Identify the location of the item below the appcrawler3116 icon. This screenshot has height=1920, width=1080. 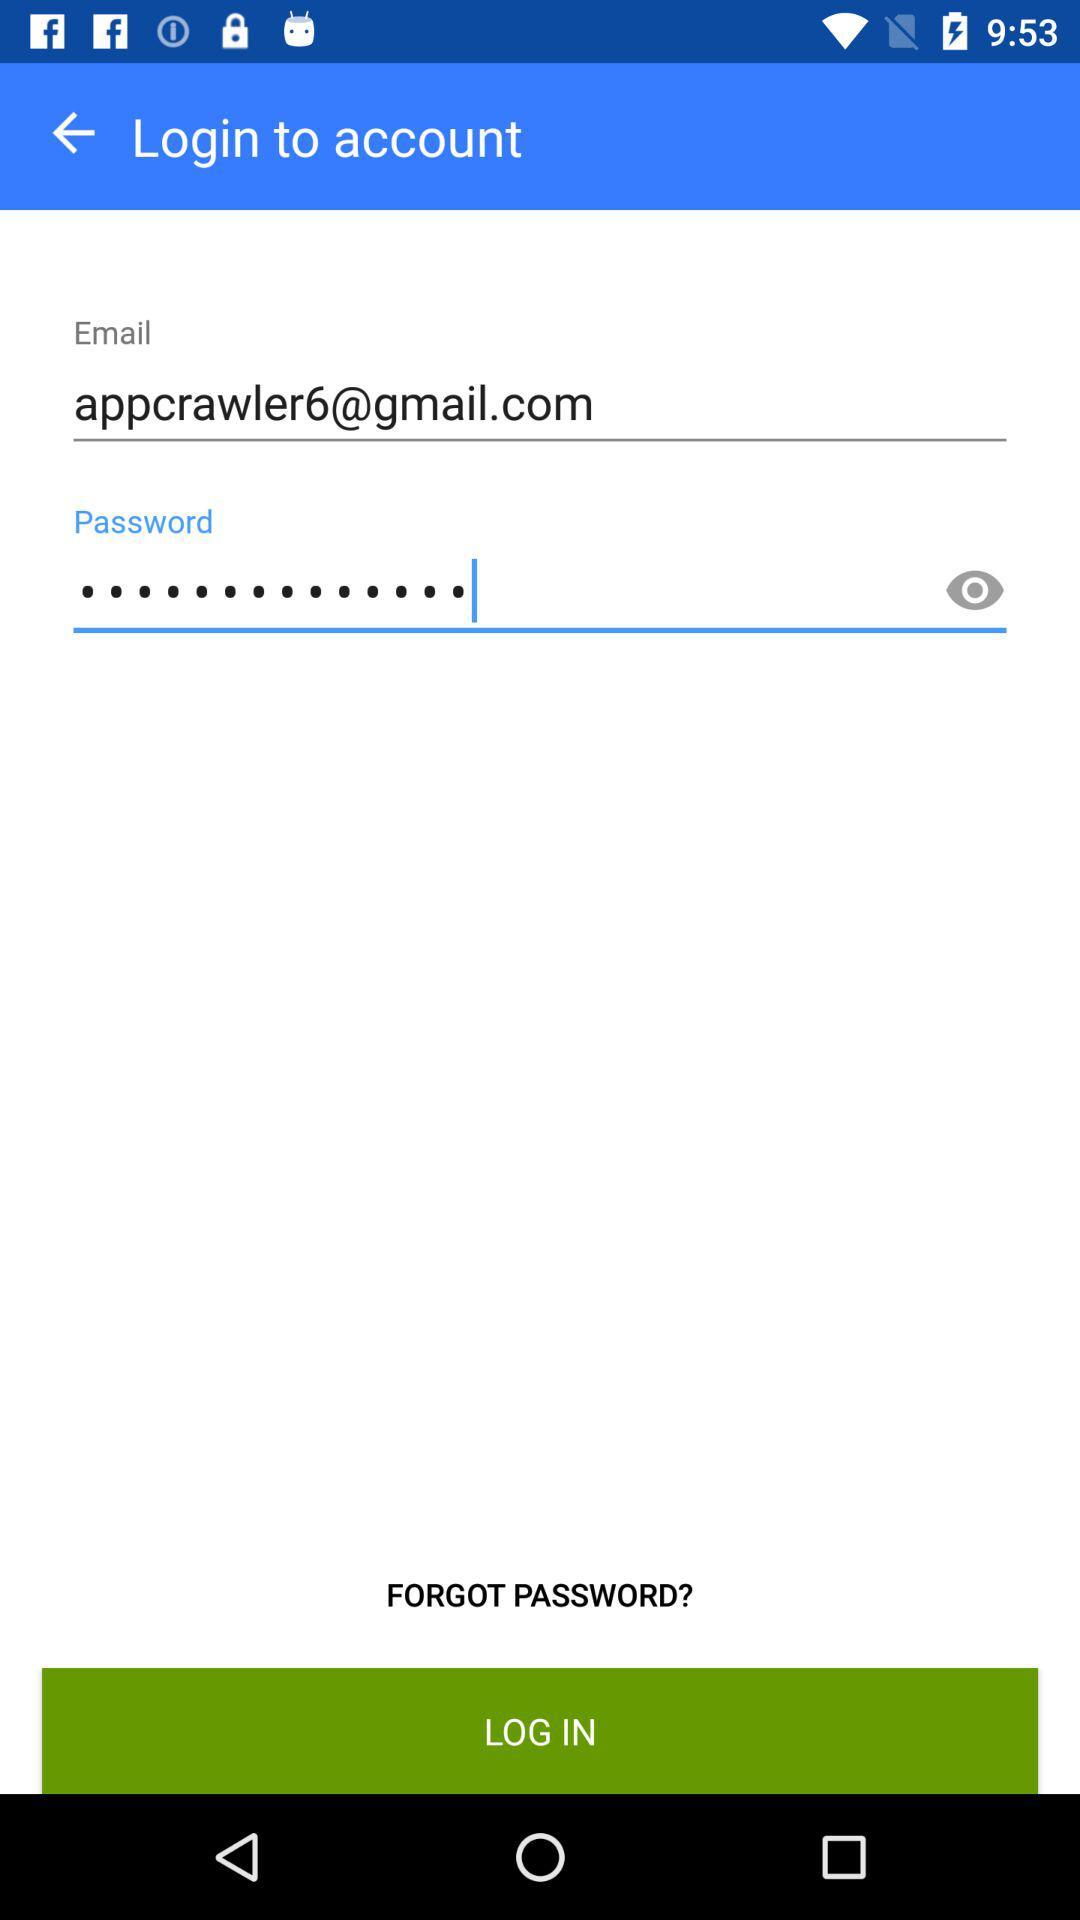
(538, 1593).